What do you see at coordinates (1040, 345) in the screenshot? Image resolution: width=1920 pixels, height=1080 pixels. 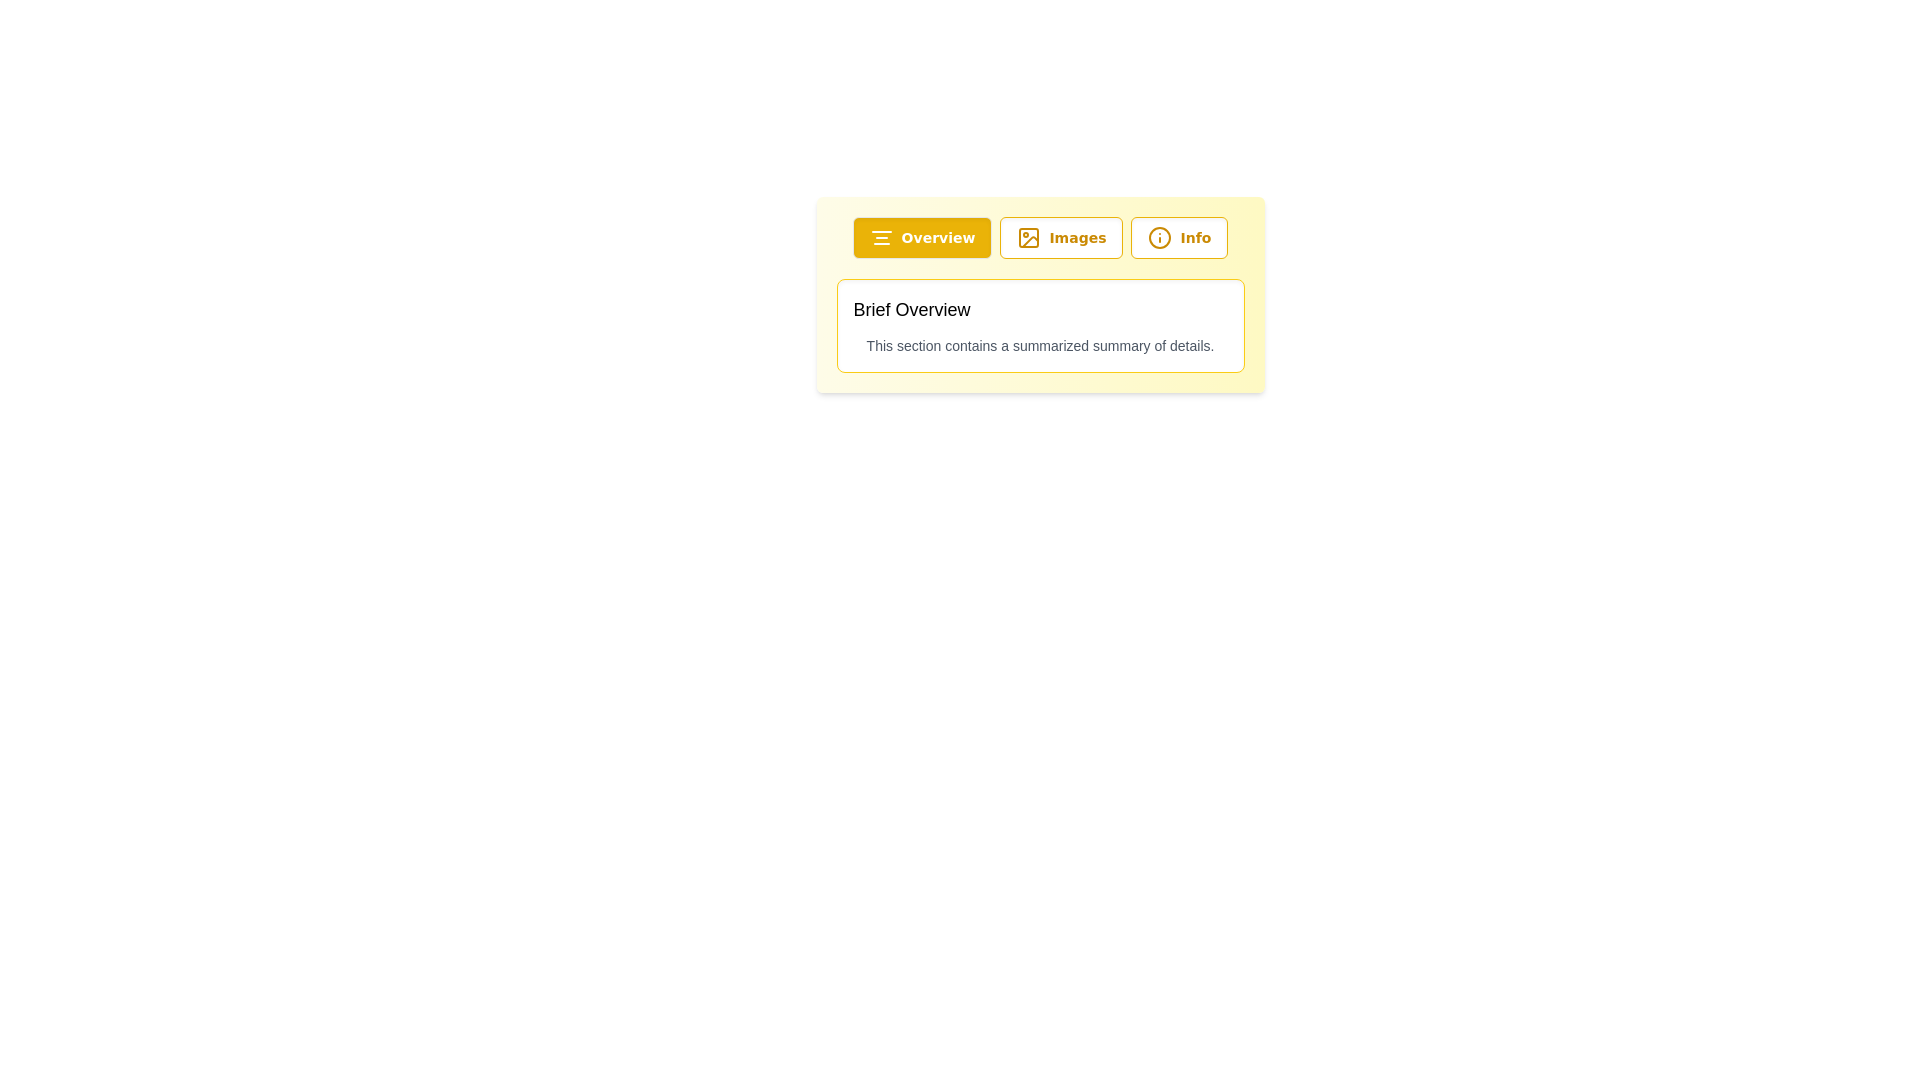 I see `the text display element that contains the sentence 'This section contains a summarized summary of details.' located below the title 'Brief Overview' in a card-like structure with a yellow background` at bounding box center [1040, 345].